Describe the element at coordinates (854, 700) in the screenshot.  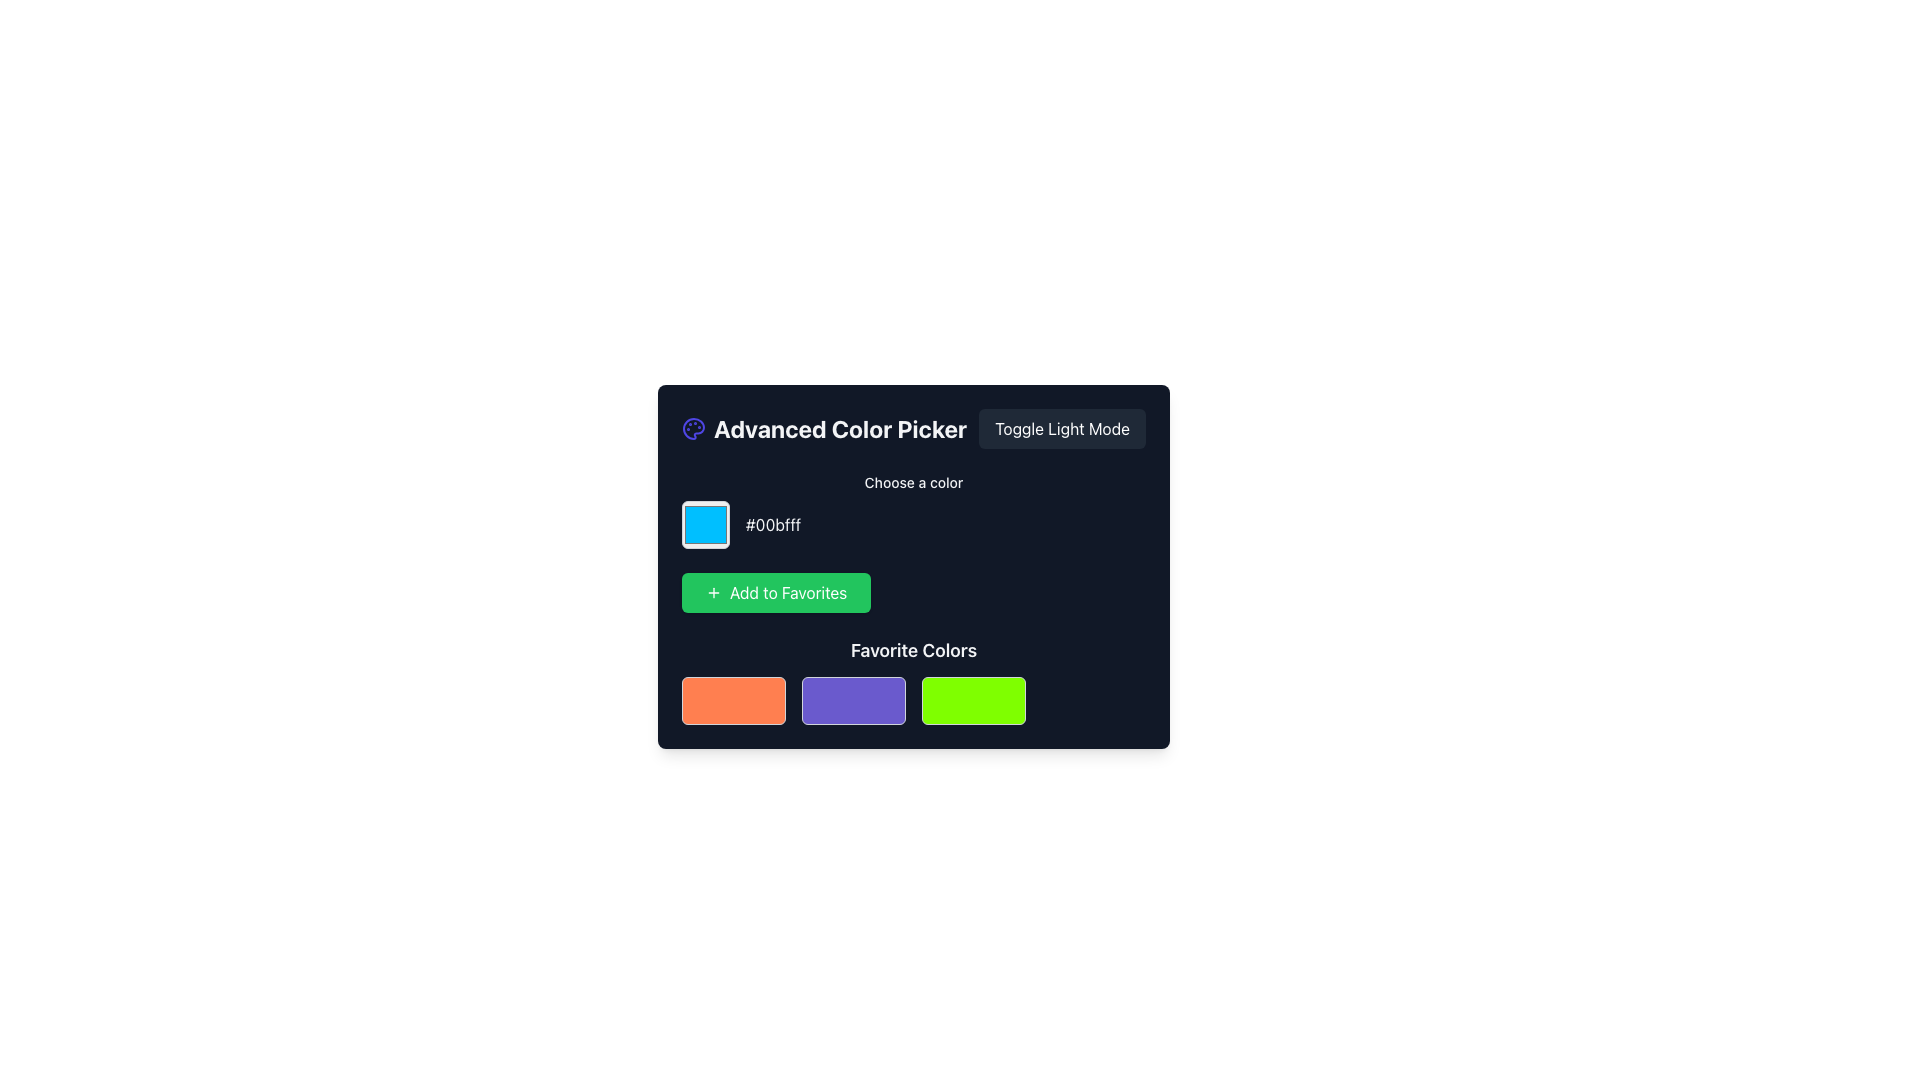
I see `the vibrant purple button, which is the second tile in a grid row of four` at that location.